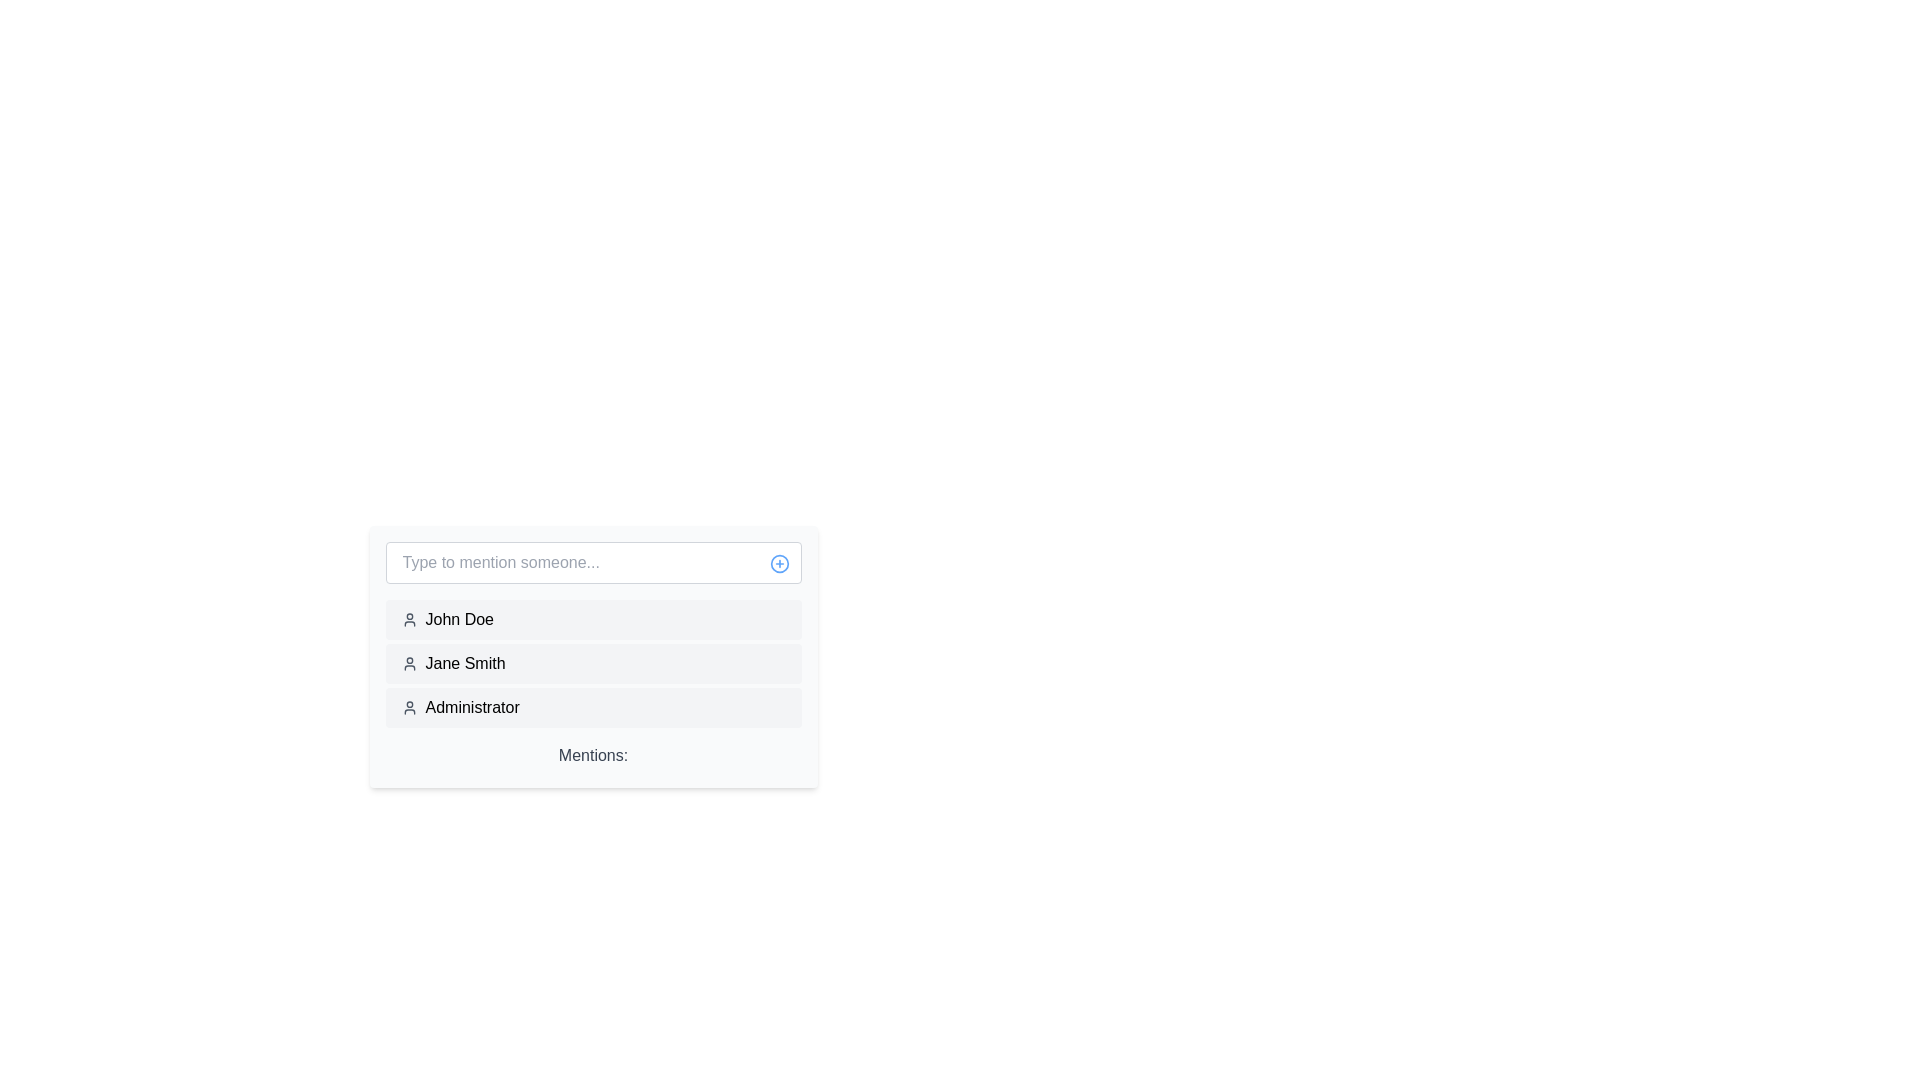 The height and width of the screenshot is (1080, 1920). Describe the element at coordinates (778, 563) in the screenshot. I see `the interactive button for adding new entities located at the top-right corner of the input area` at that location.